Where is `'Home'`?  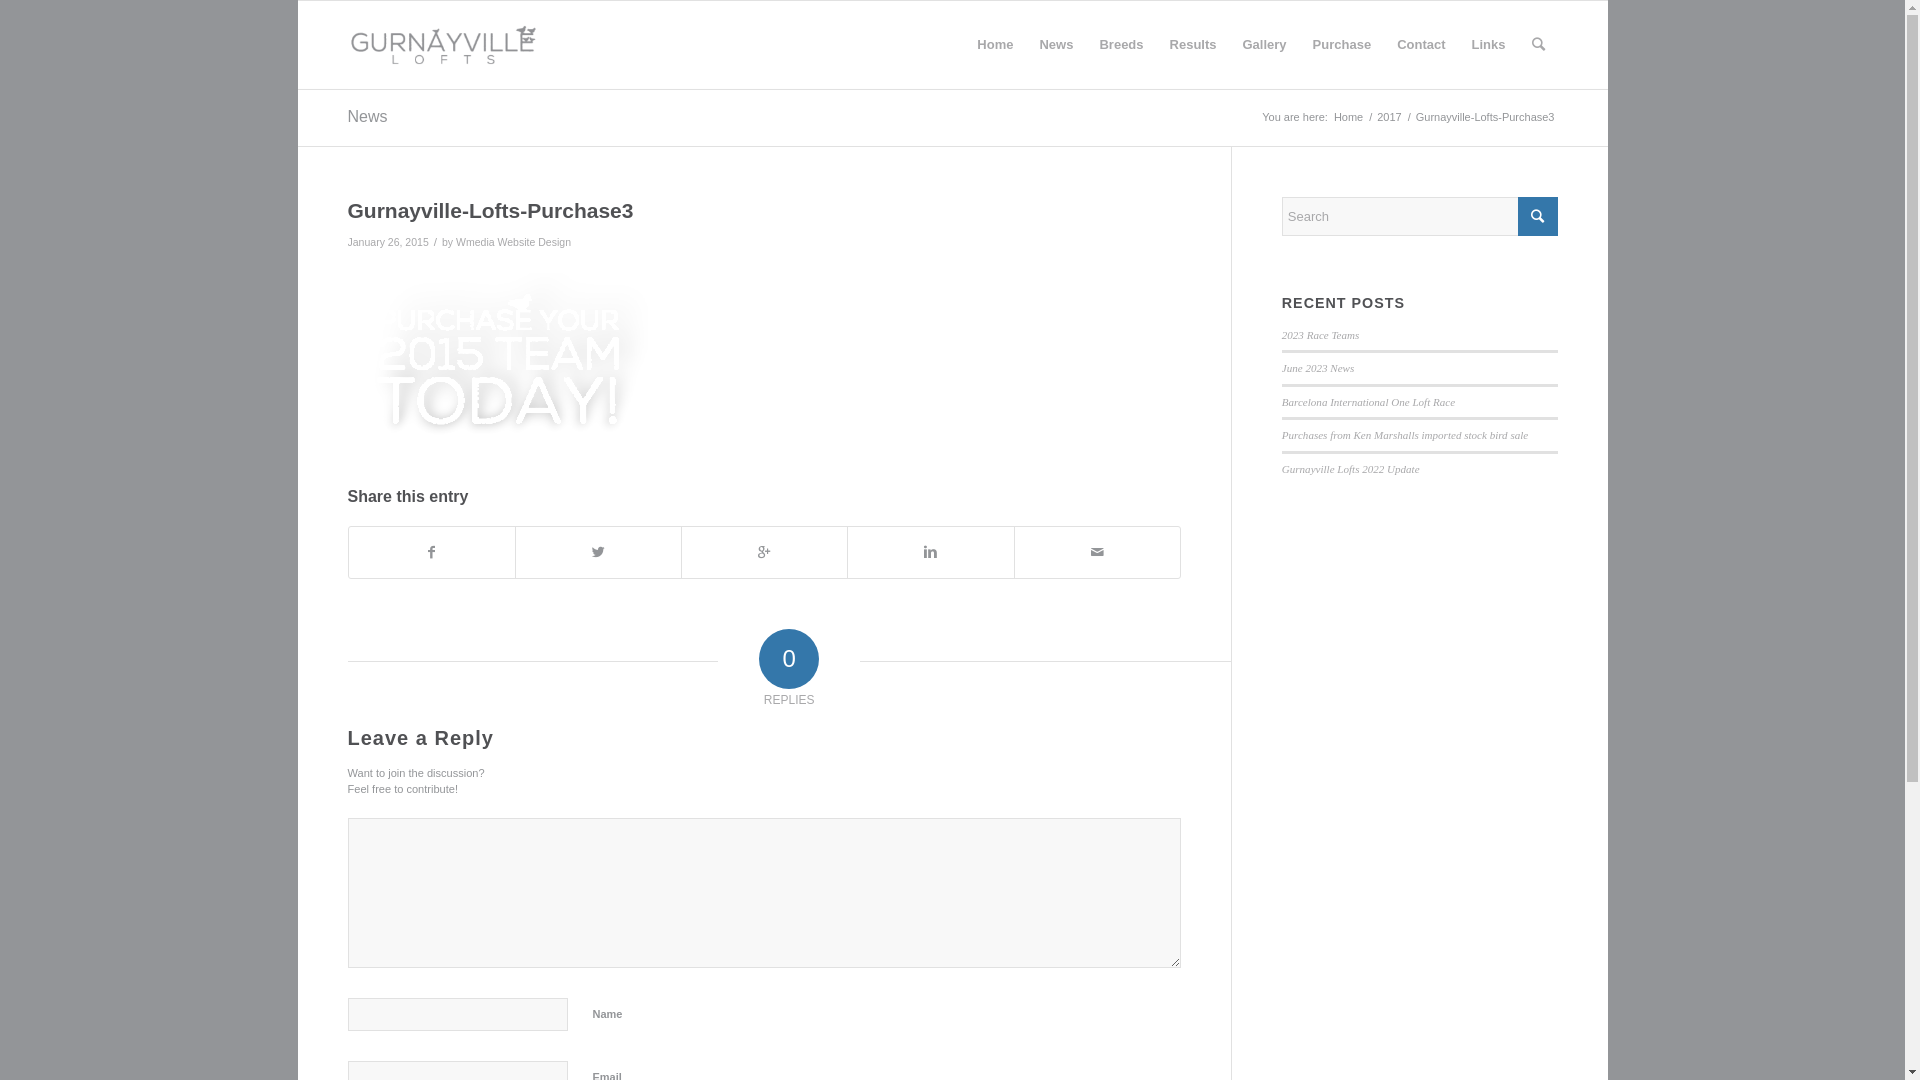 'Home' is located at coordinates (1348, 117).